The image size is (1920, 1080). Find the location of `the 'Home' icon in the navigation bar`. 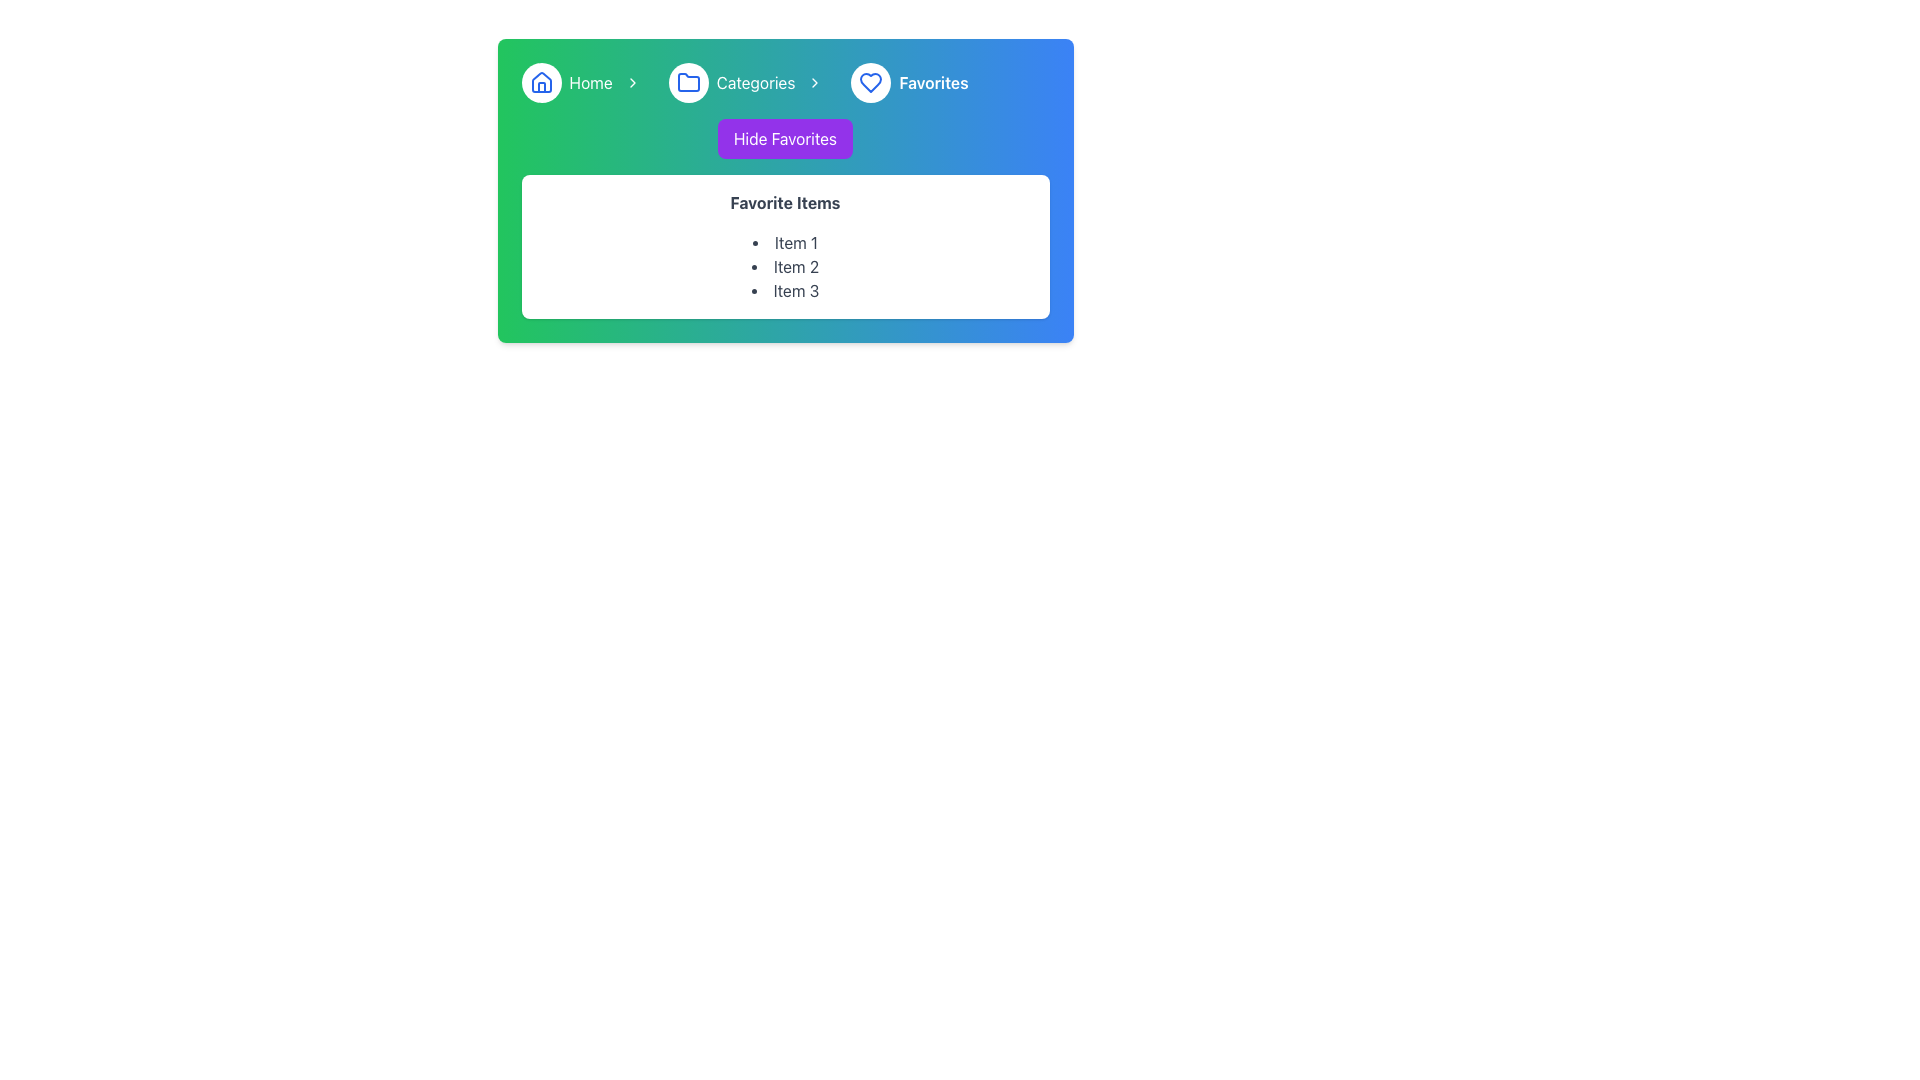

the 'Home' icon in the navigation bar is located at coordinates (541, 82).